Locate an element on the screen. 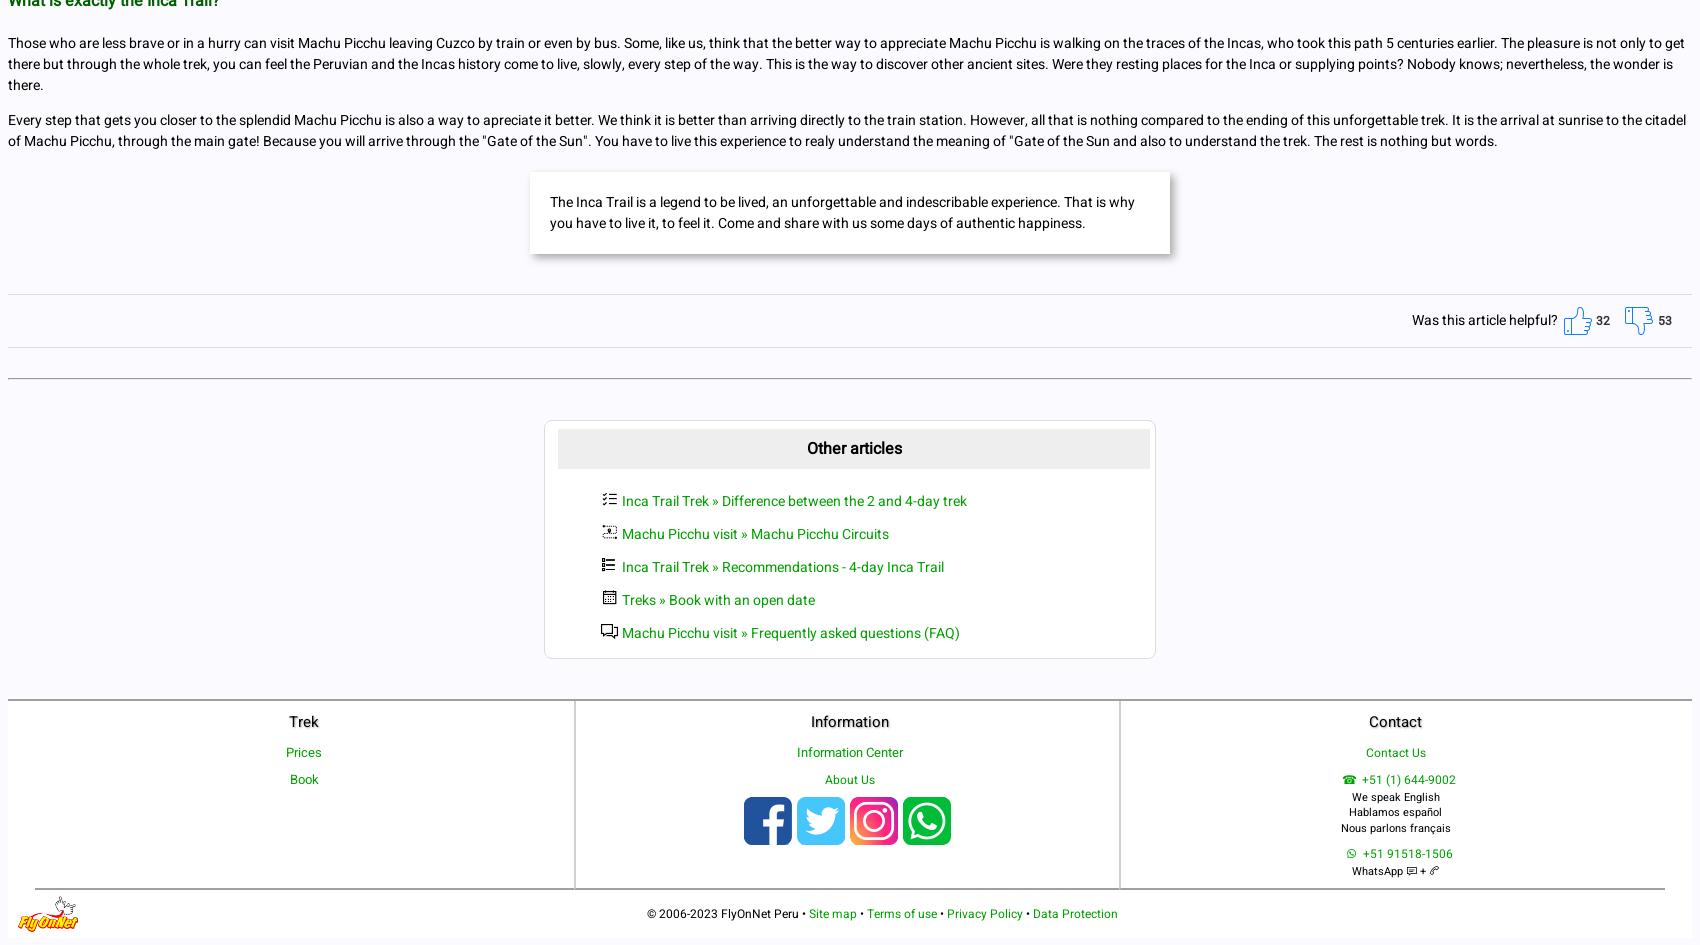 Image resolution: width=1700 pixels, height=945 pixels. 'Prices' is located at coordinates (285, 751).